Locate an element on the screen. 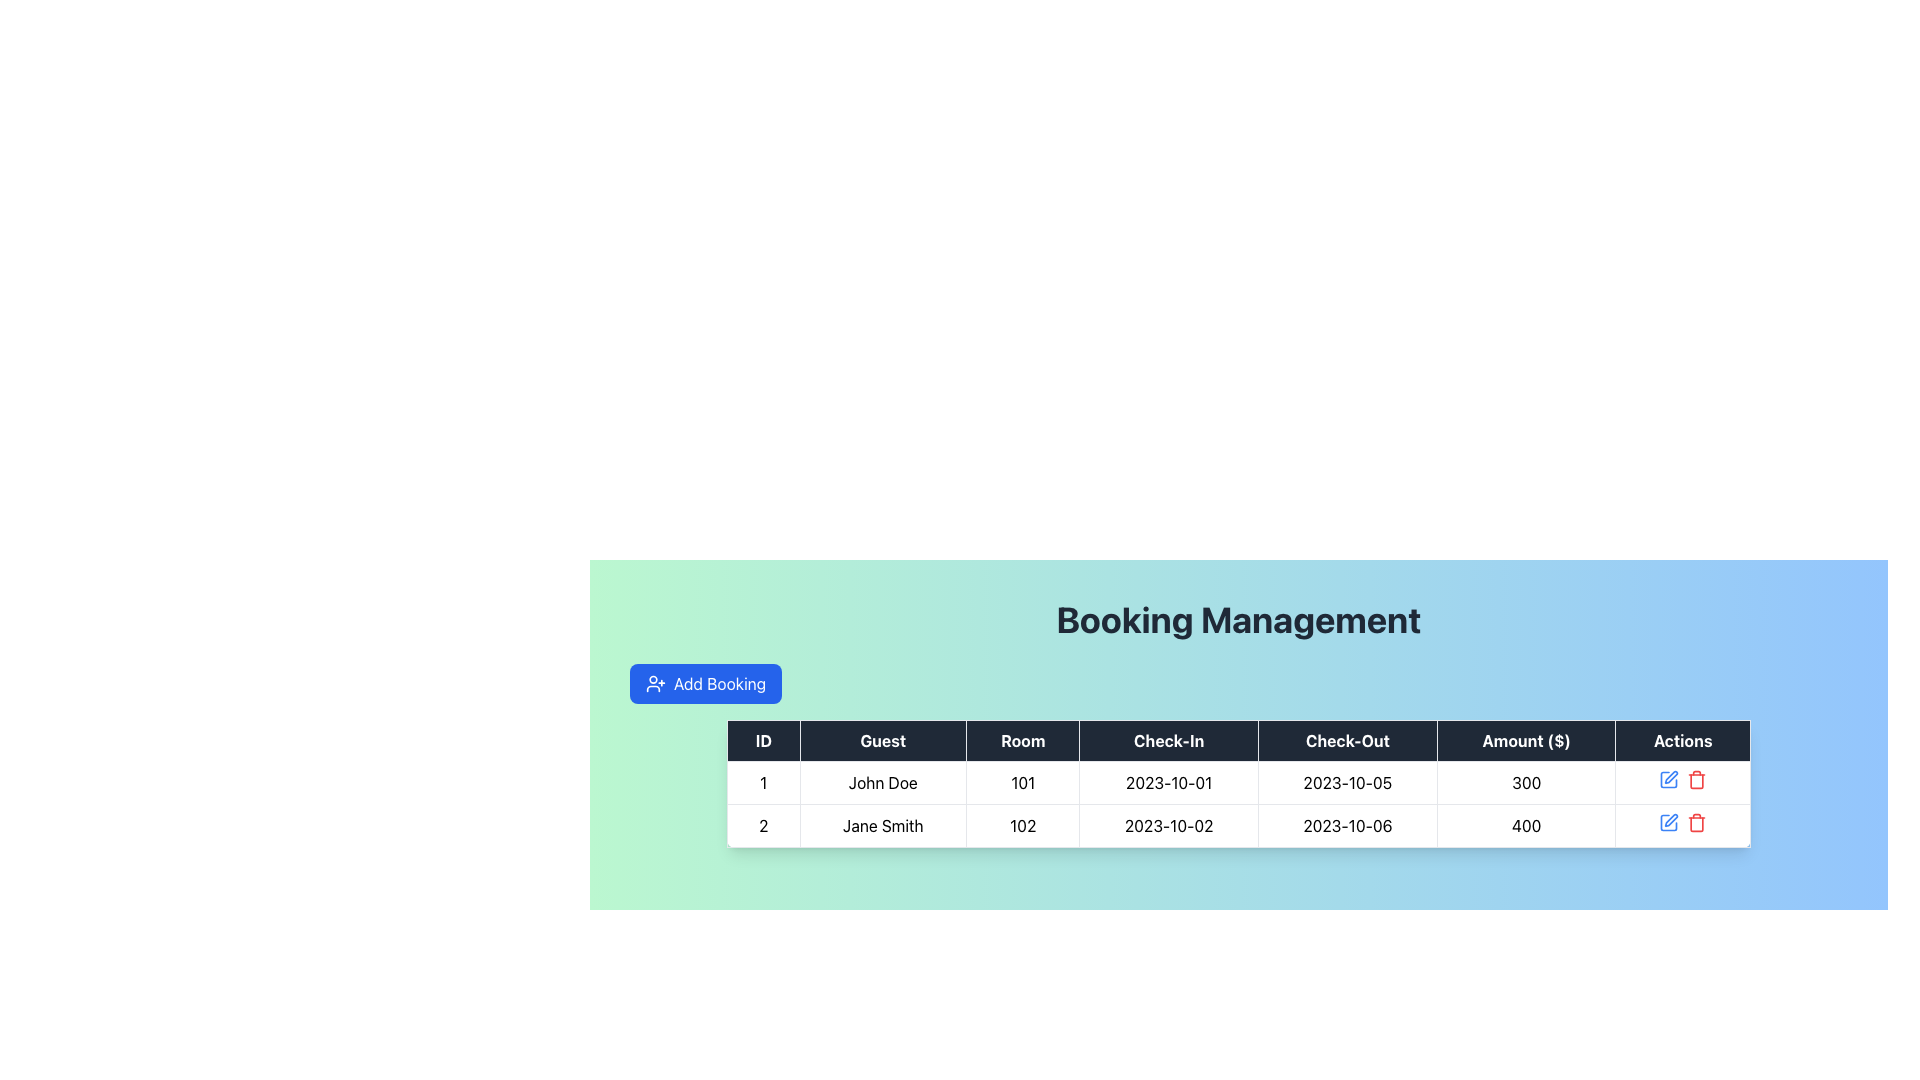  the delete icon in the Actions section of the second row in the table is located at coordinates (1696, 822).